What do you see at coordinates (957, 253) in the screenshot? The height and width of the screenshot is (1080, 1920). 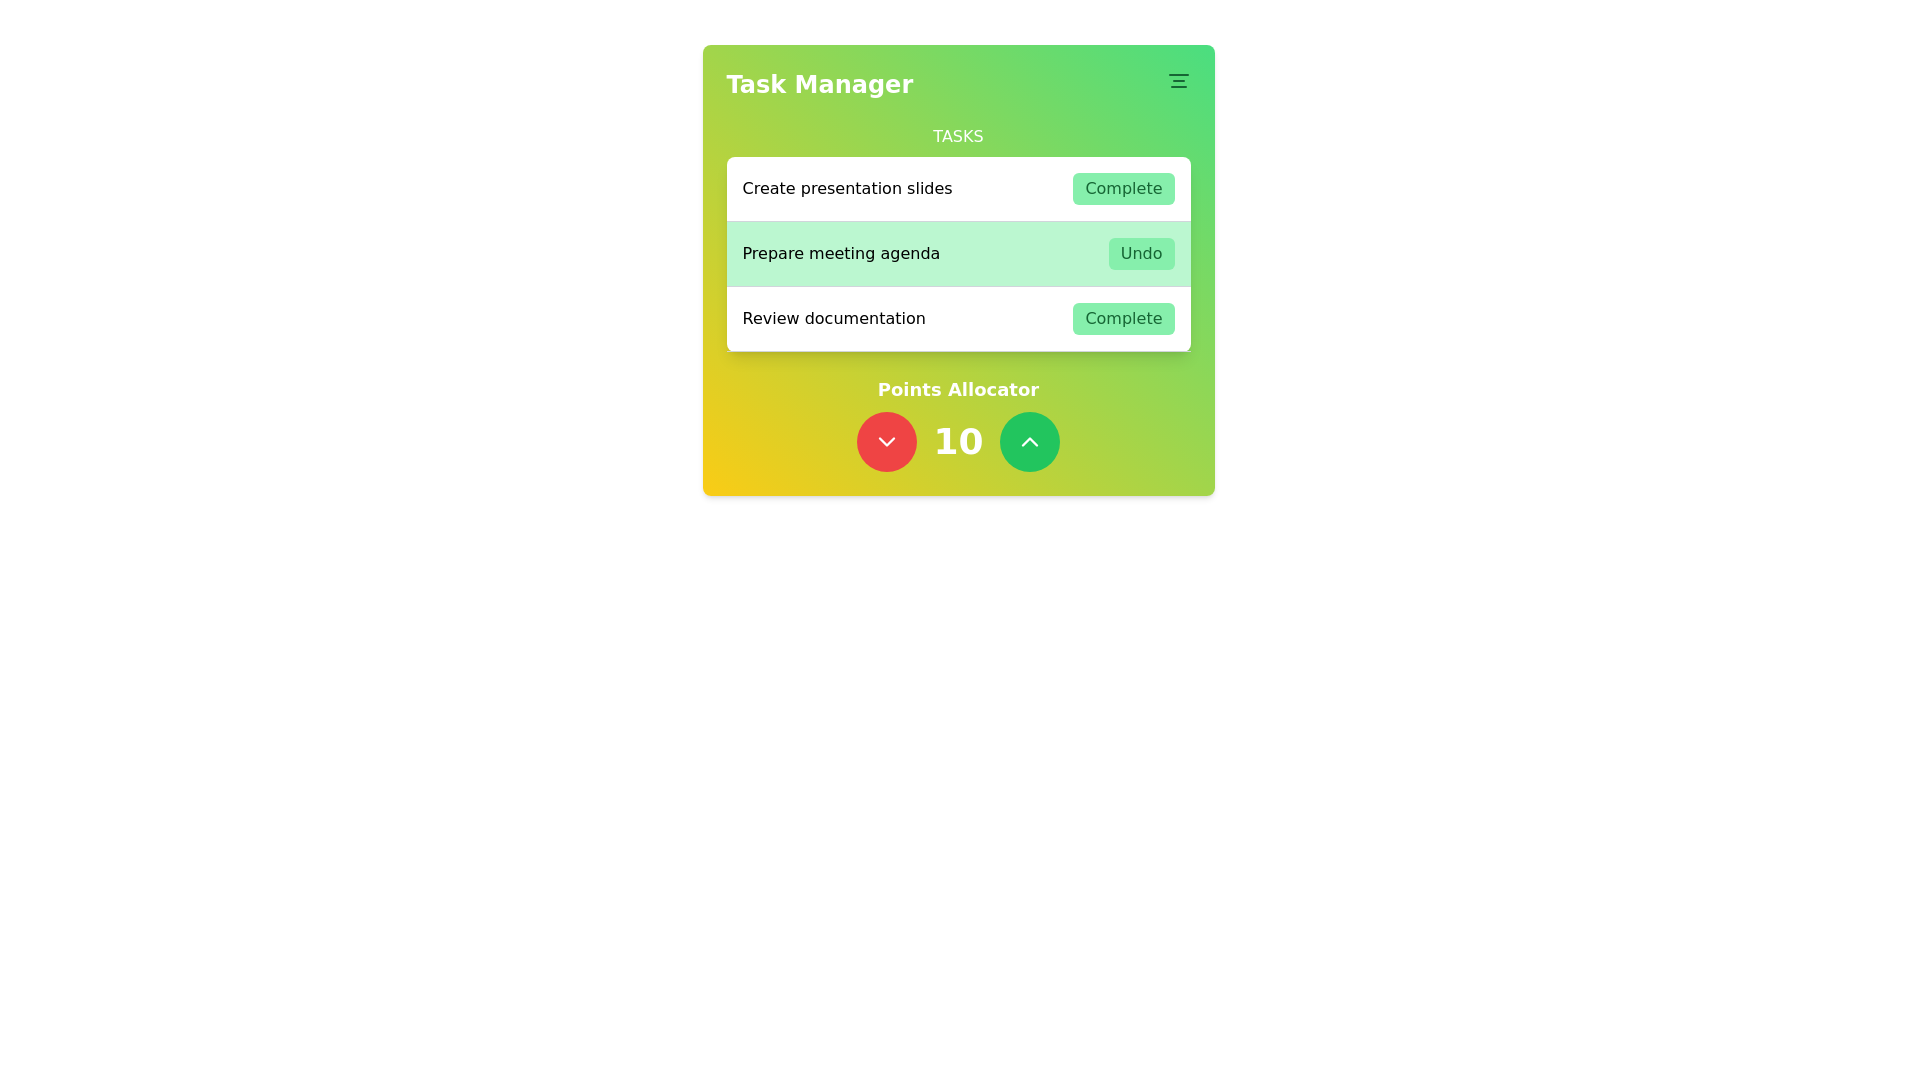 I see `task description for the task item labeled 'Prepare meeting agenda', located in the second row of the task list section with an integrated 'Undo' button` at bounding box center [957, 253].